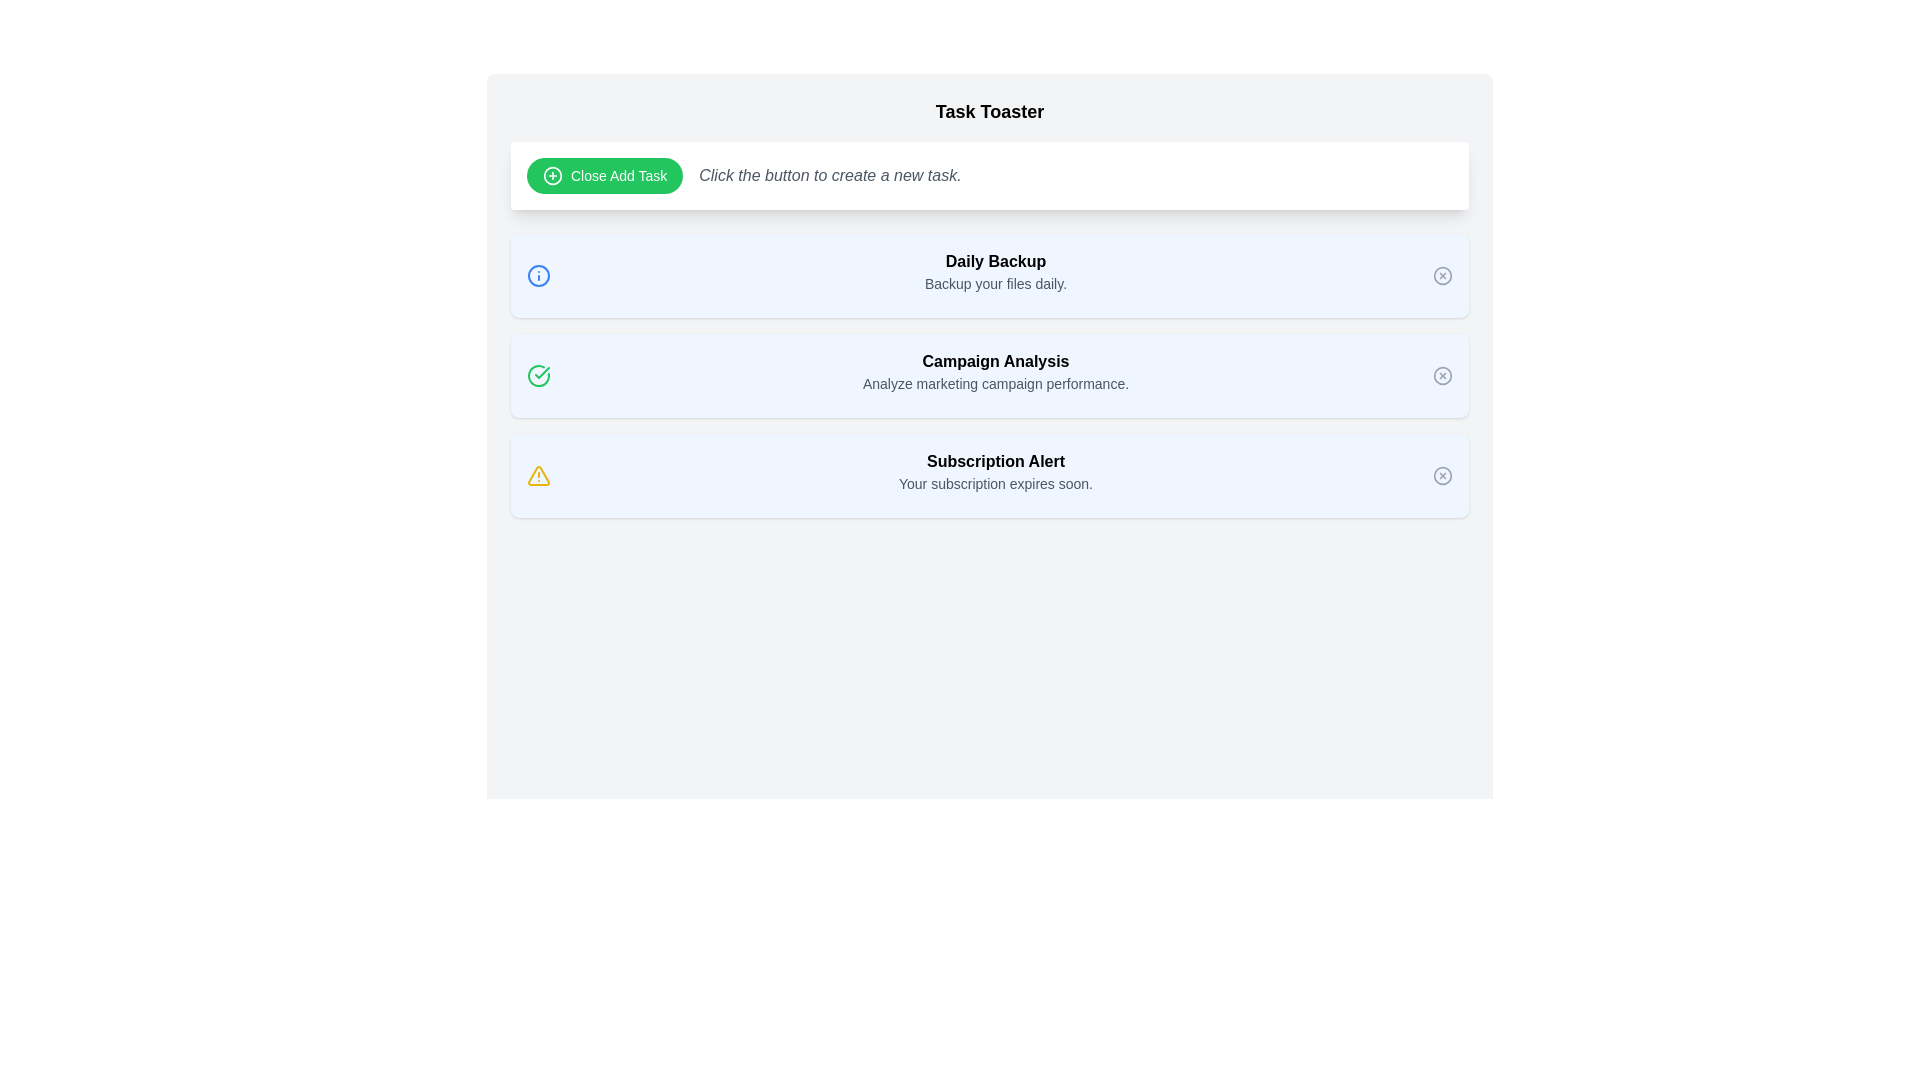 This screenshot has height=1080, width=1920. Describe the element at coordinates (552, 175) in the screenshot. I see `the visual design of the circular graphic element that is part of the 'Close Add Task' icon, which features a thin border and a 'plus' sign within it` at that location.